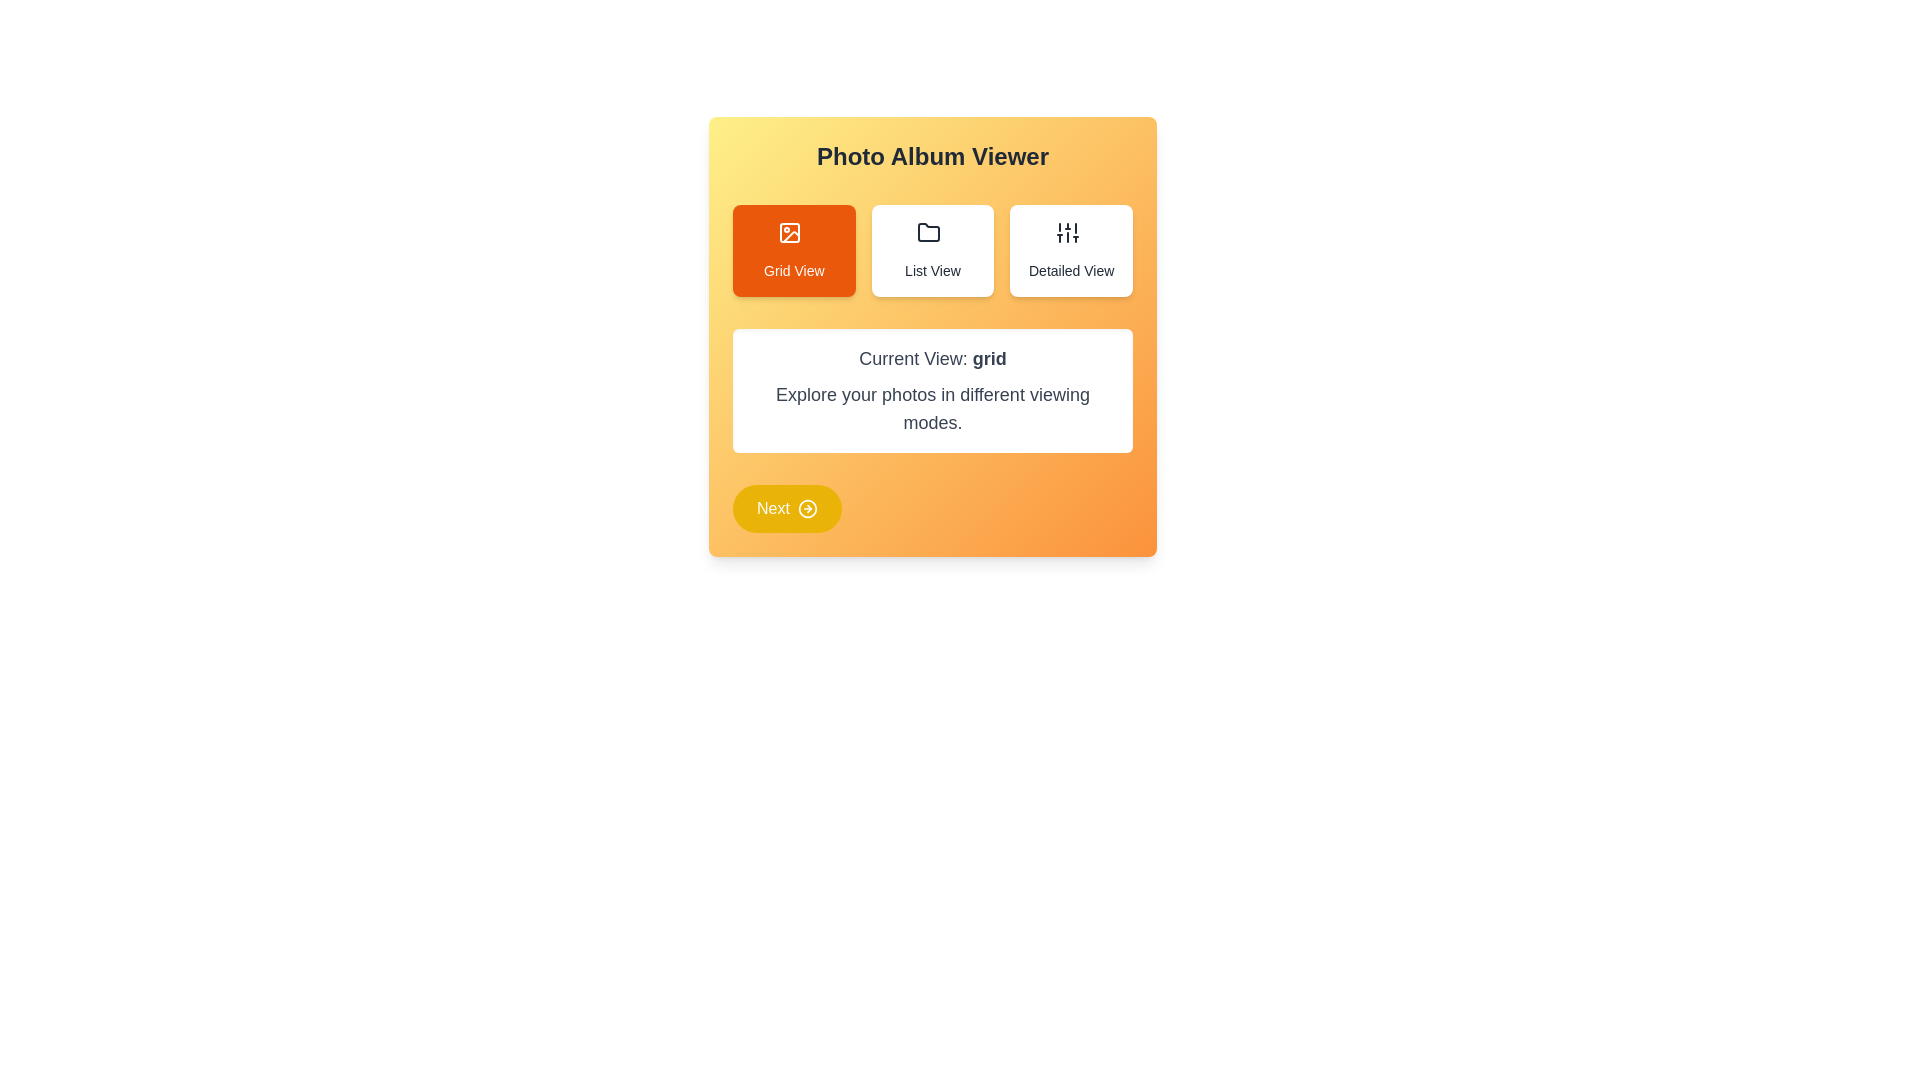 The width and height of the screenshot is (1920, 1080). Describe the element at coordinates (1070, 270) in the screenshot. I see `the 'Detailed View' text label located within the rightmost card-style button of the view mode options` at that location.